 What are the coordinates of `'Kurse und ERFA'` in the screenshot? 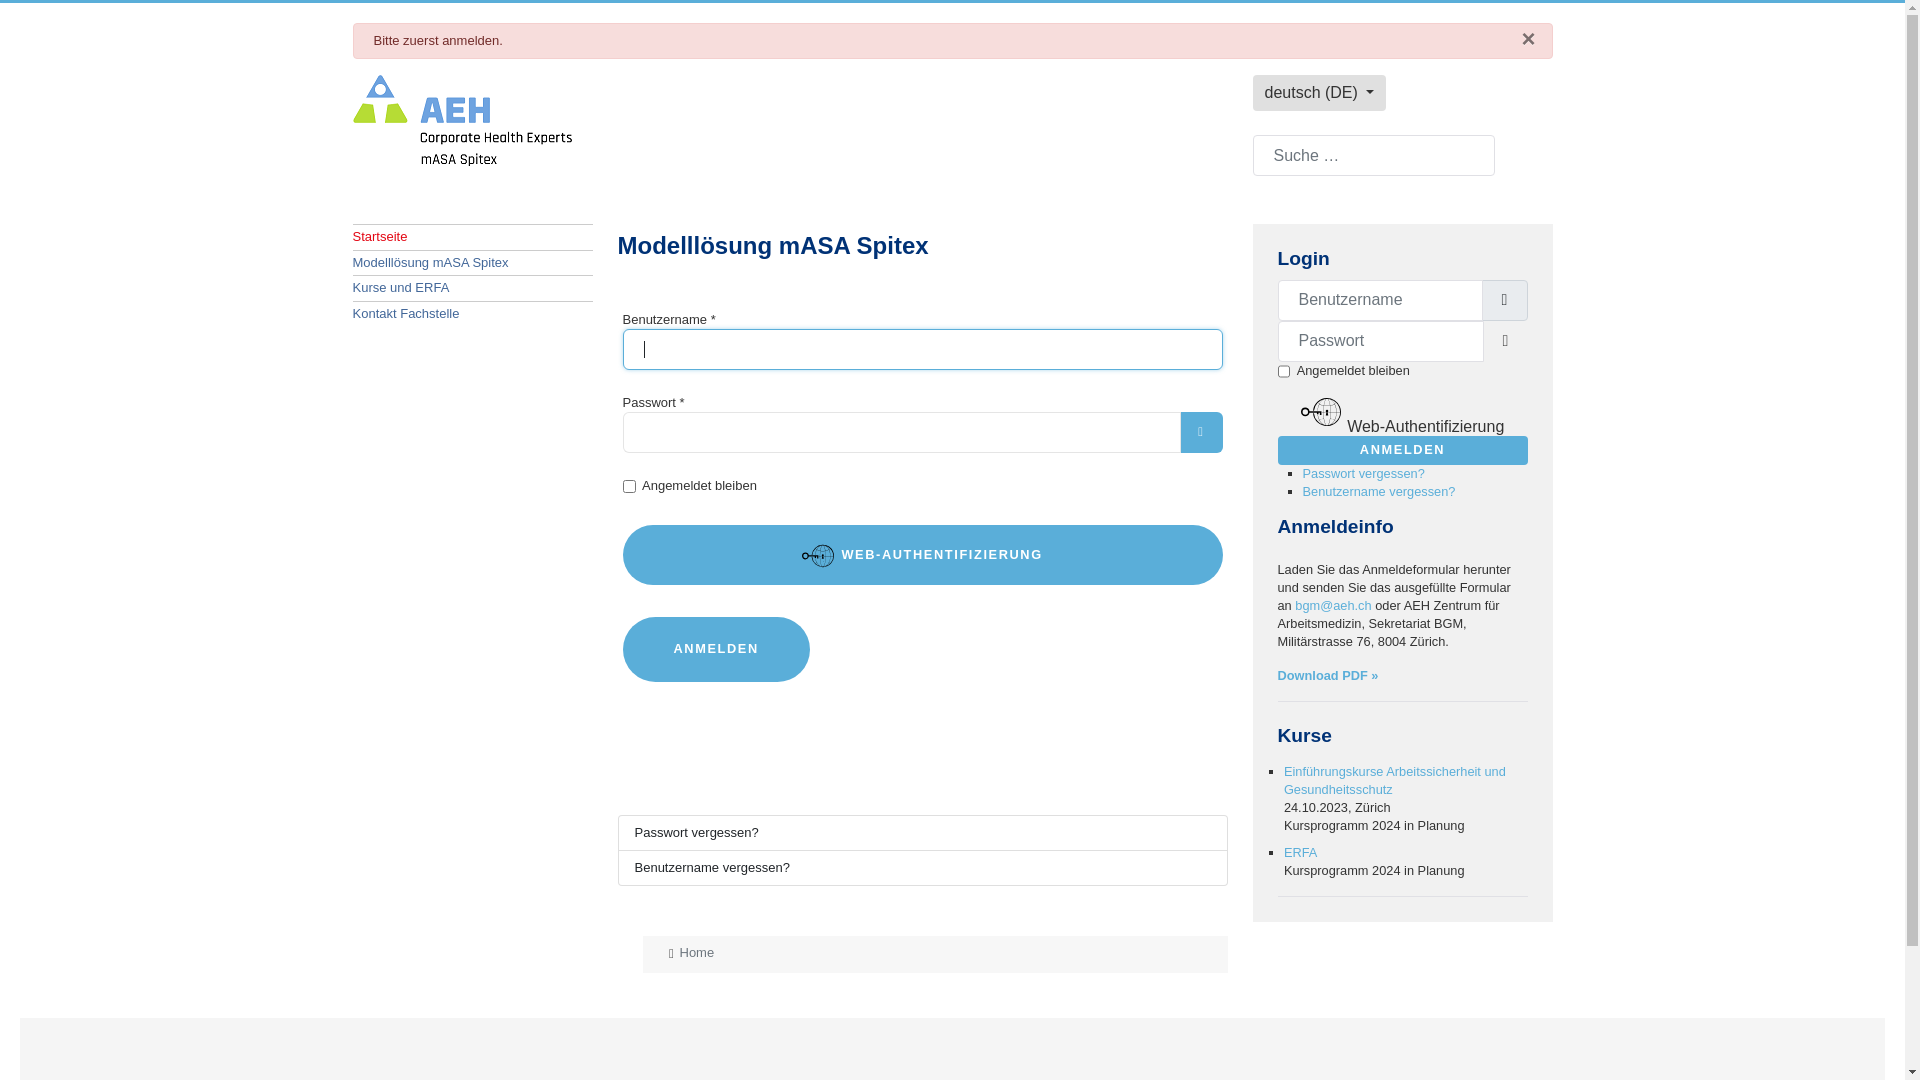 It's located at (470, 288).